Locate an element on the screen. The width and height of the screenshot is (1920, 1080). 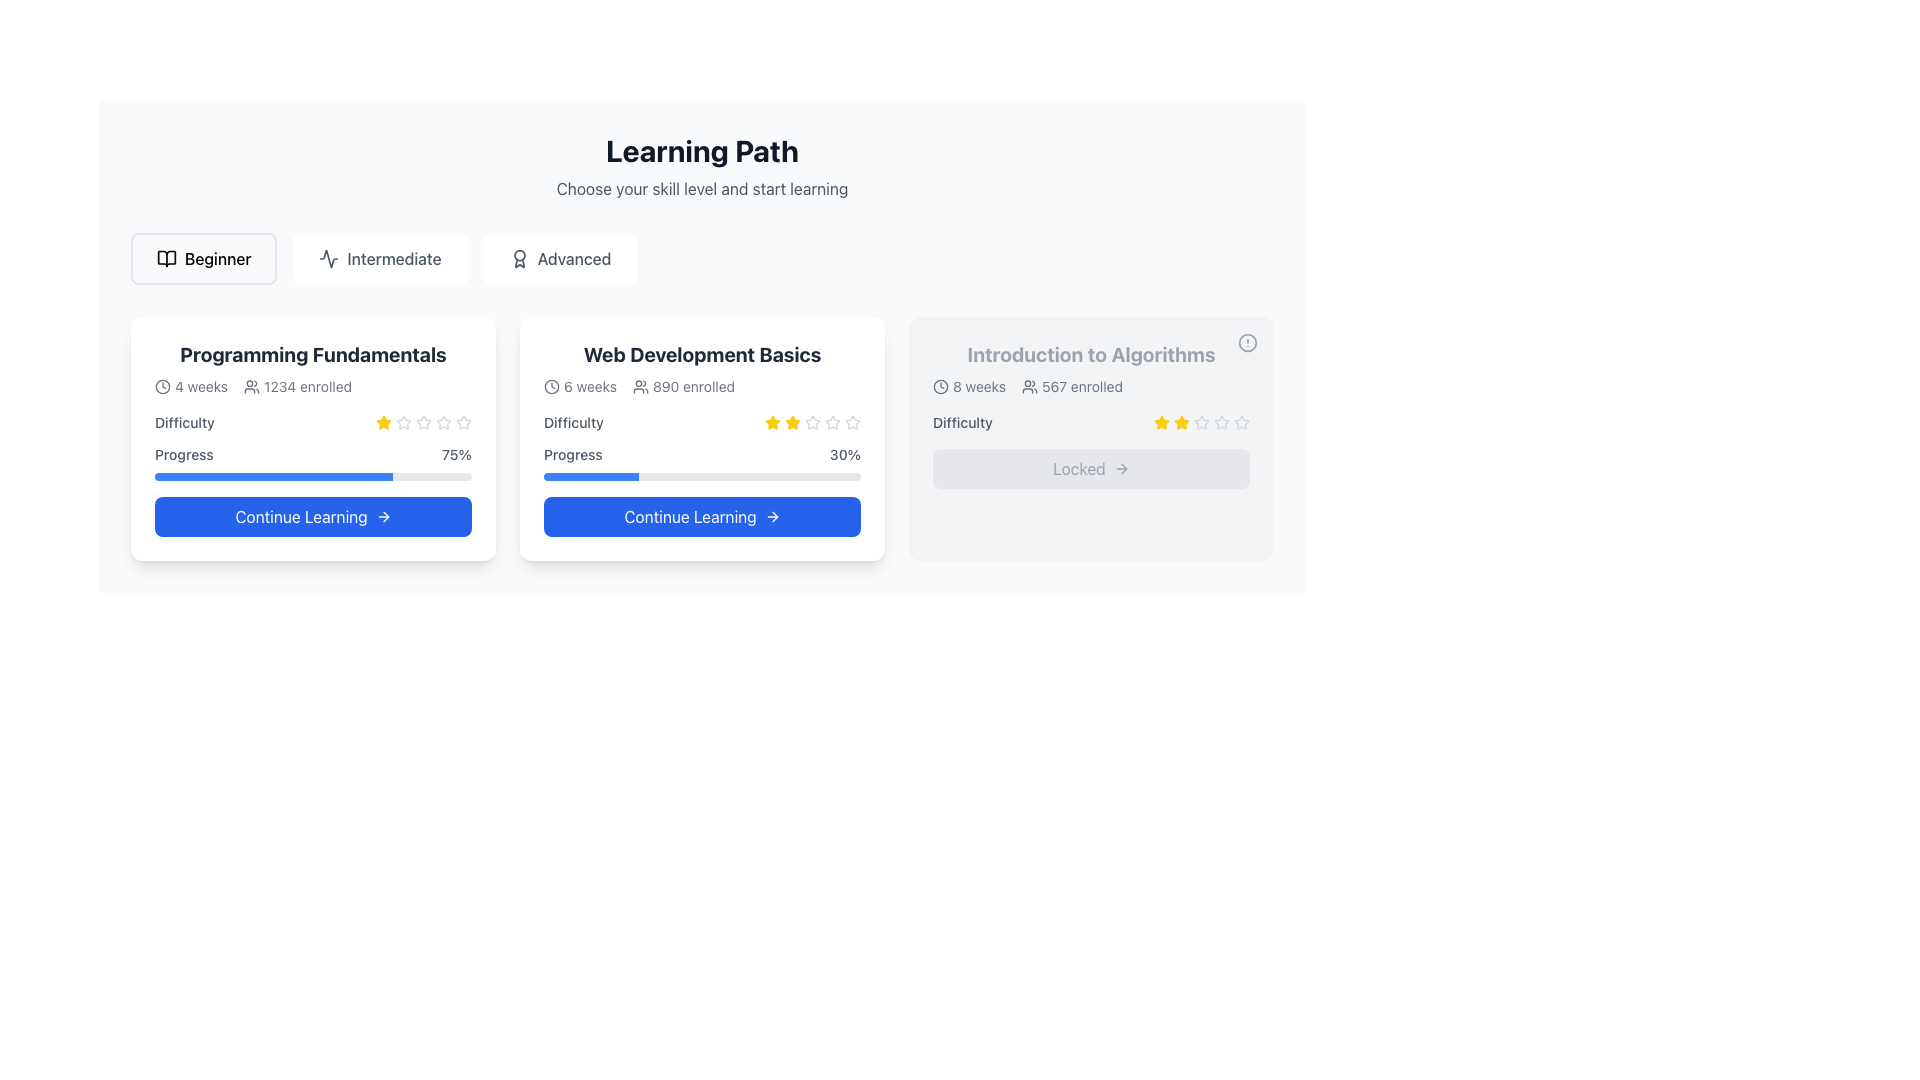
the rightward-pointing arrow icon located within the 'Continue Learning' button of the 'Programming Fundamentals' card is located at coordinates (385, 515).